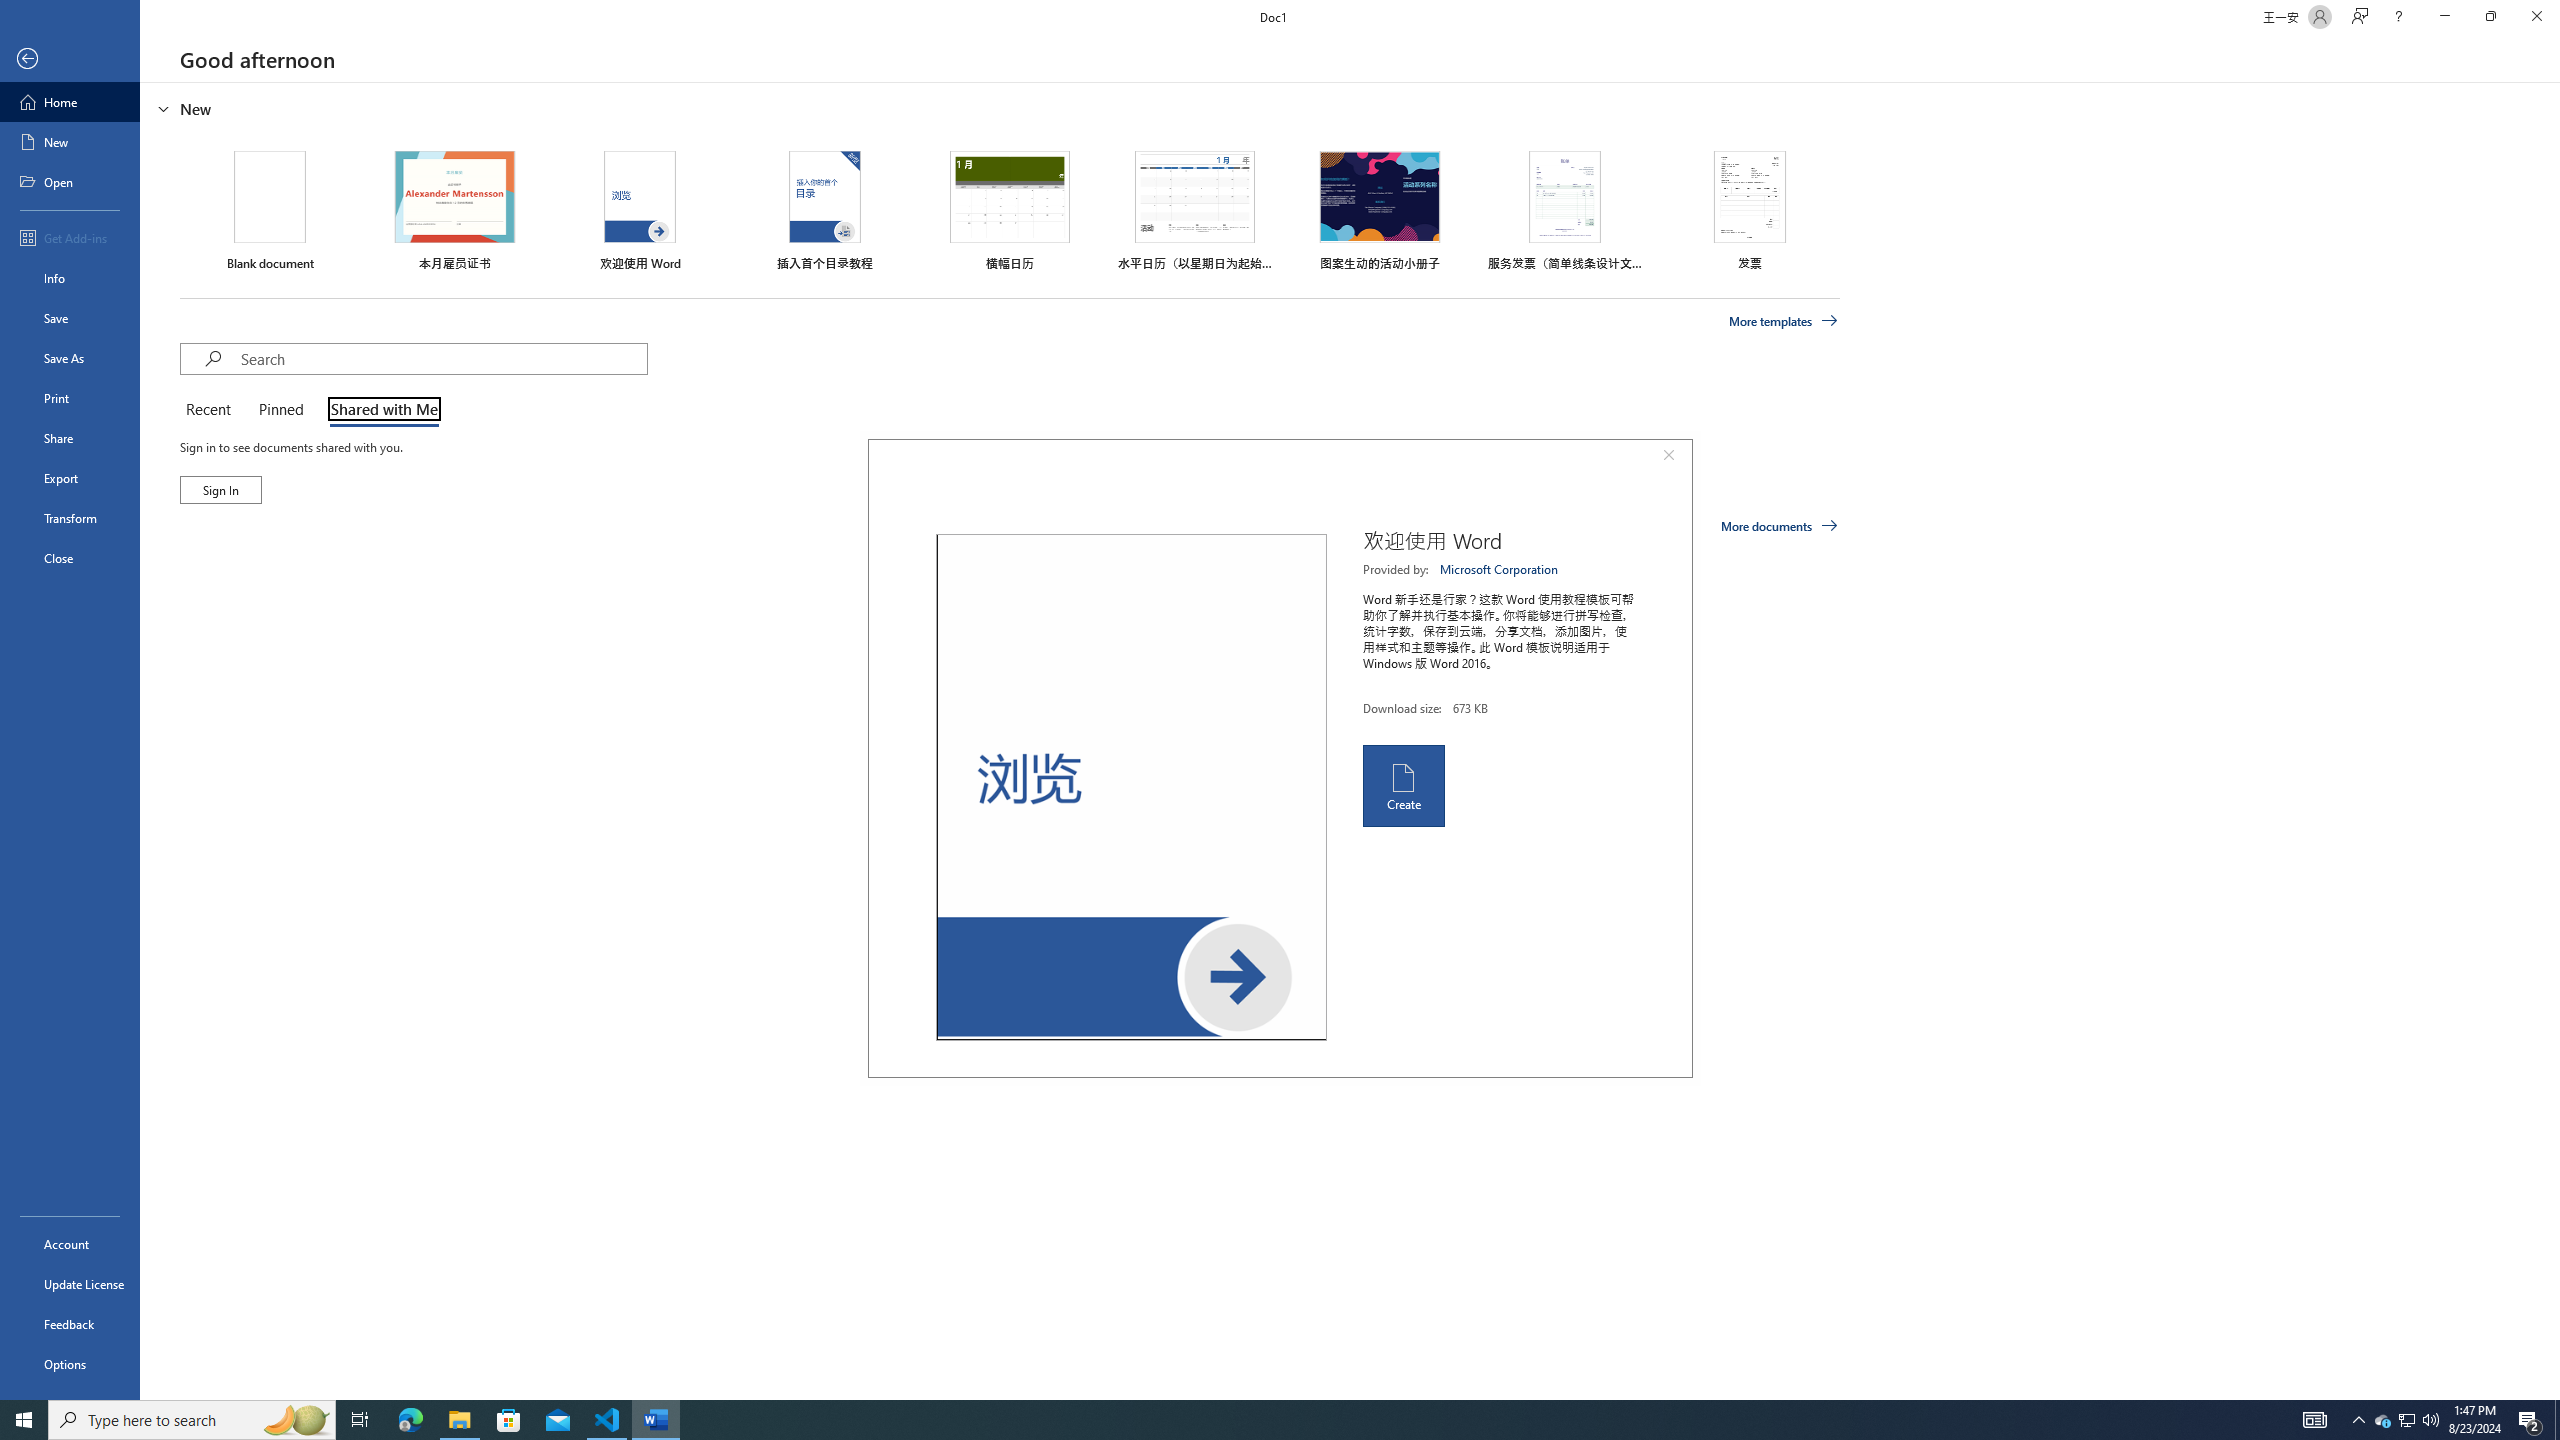  What do you see at coordinates (163, 107) in the screenshot?
I see `'Hide or show region'` at bounding box center [163, 107].